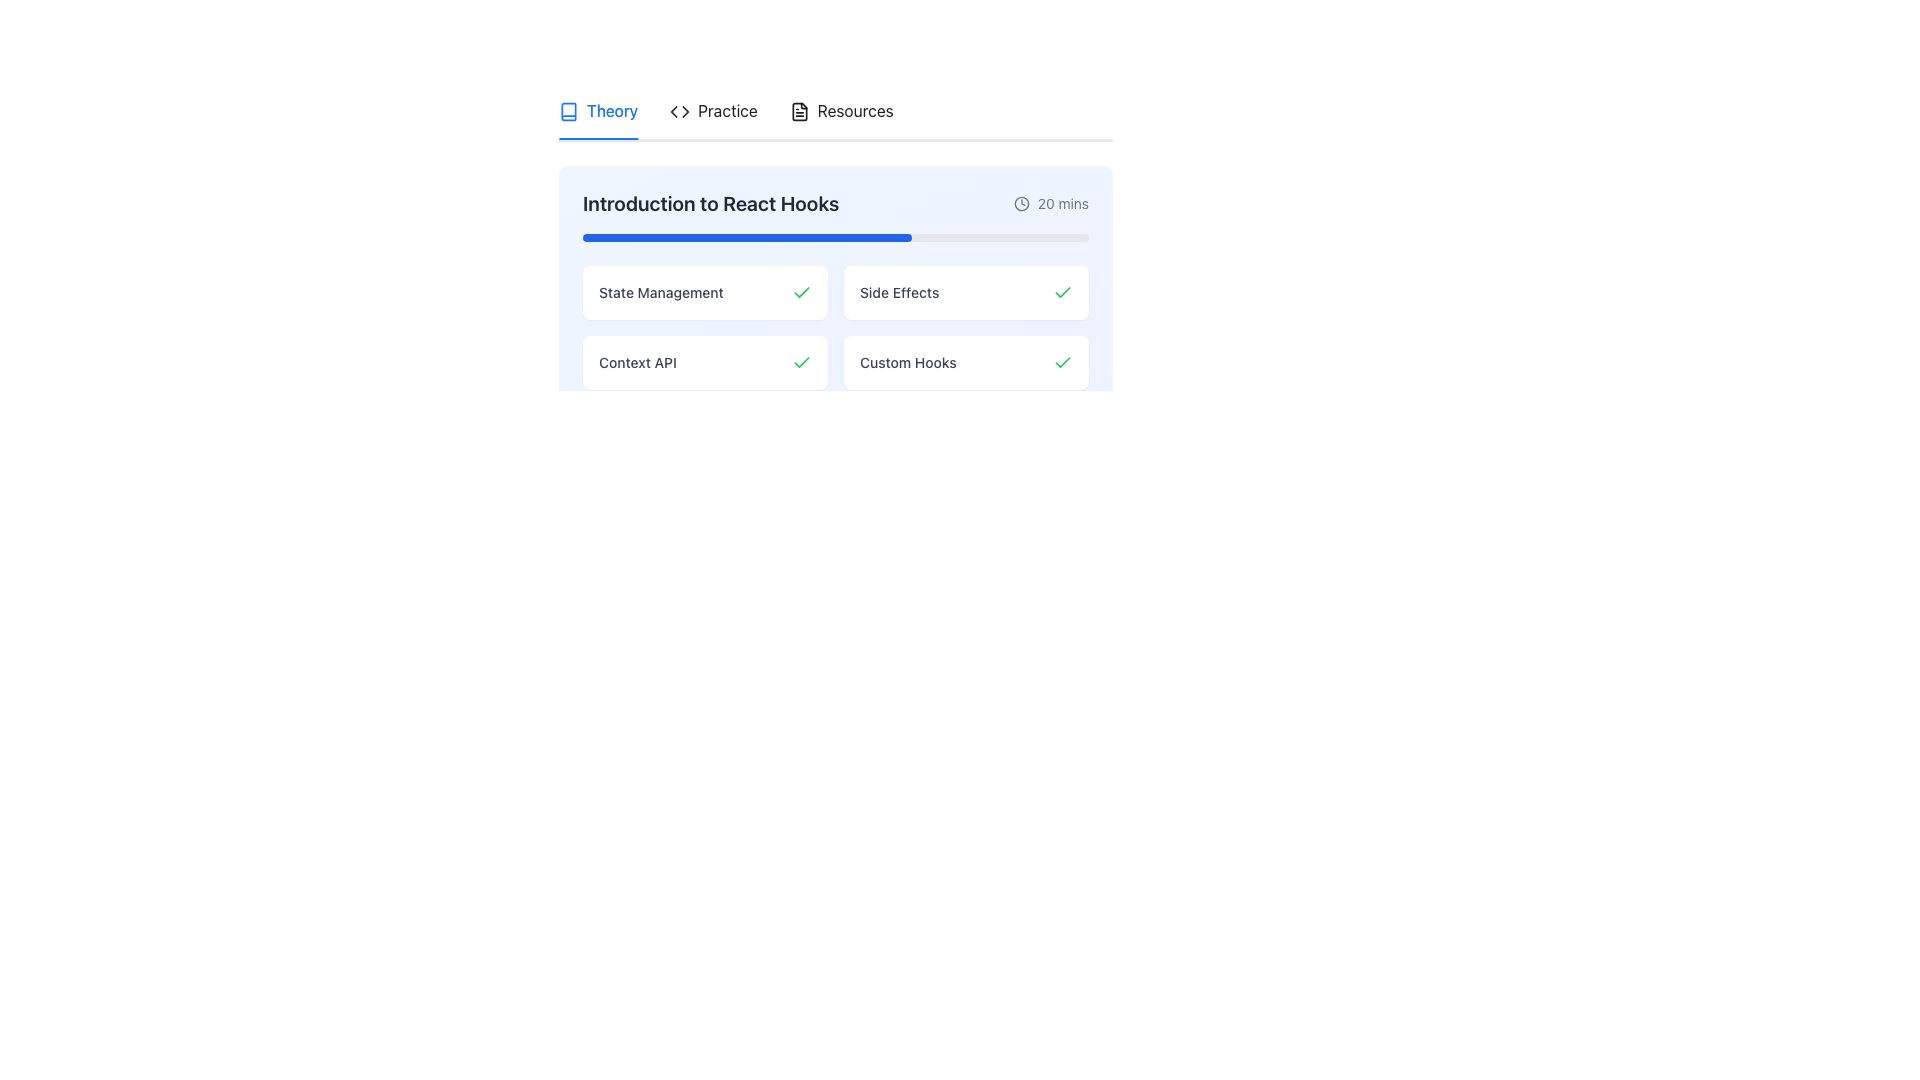  What do you see at coordinates (835, 246) in the screenshot?
I see `the 'Theory' tab in the navigation bar` at bounding box center [835, 246].